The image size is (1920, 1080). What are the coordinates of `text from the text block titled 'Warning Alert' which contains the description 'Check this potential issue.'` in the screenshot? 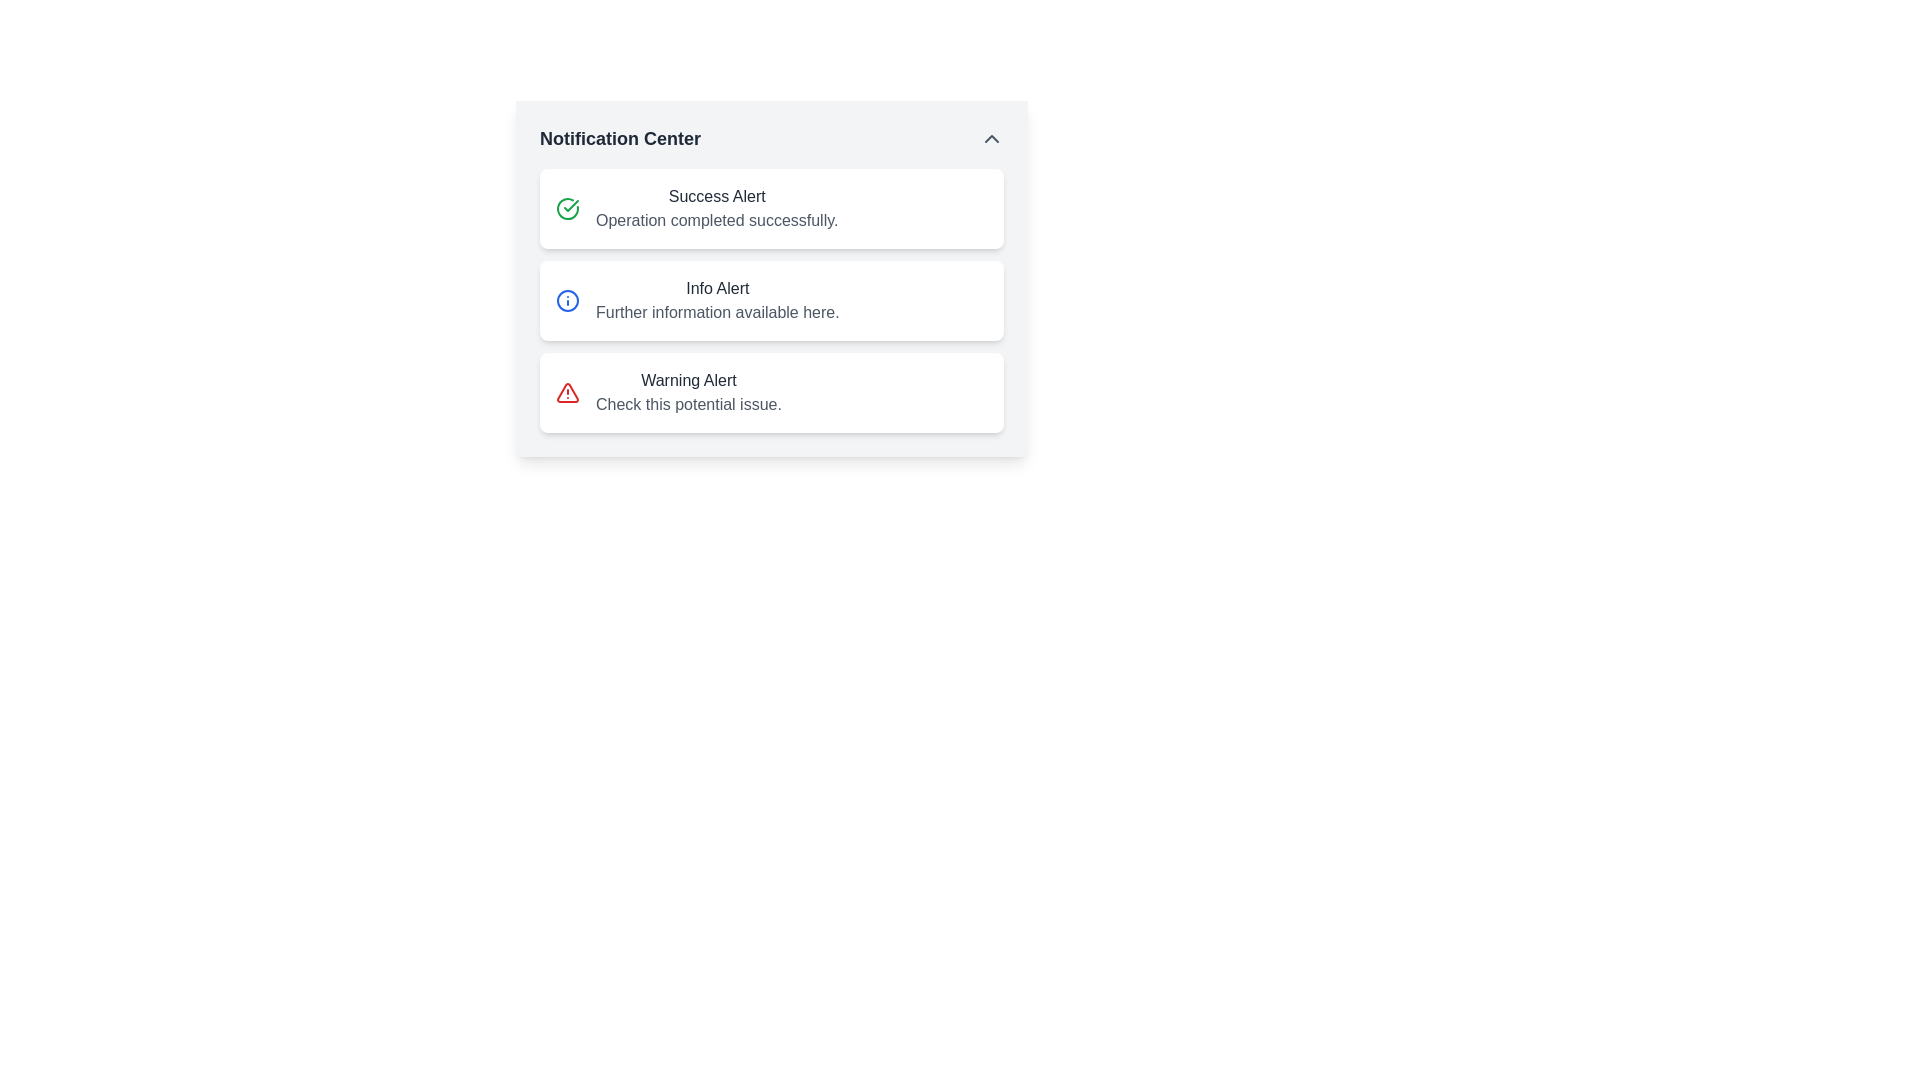 It's located at (688, 393).